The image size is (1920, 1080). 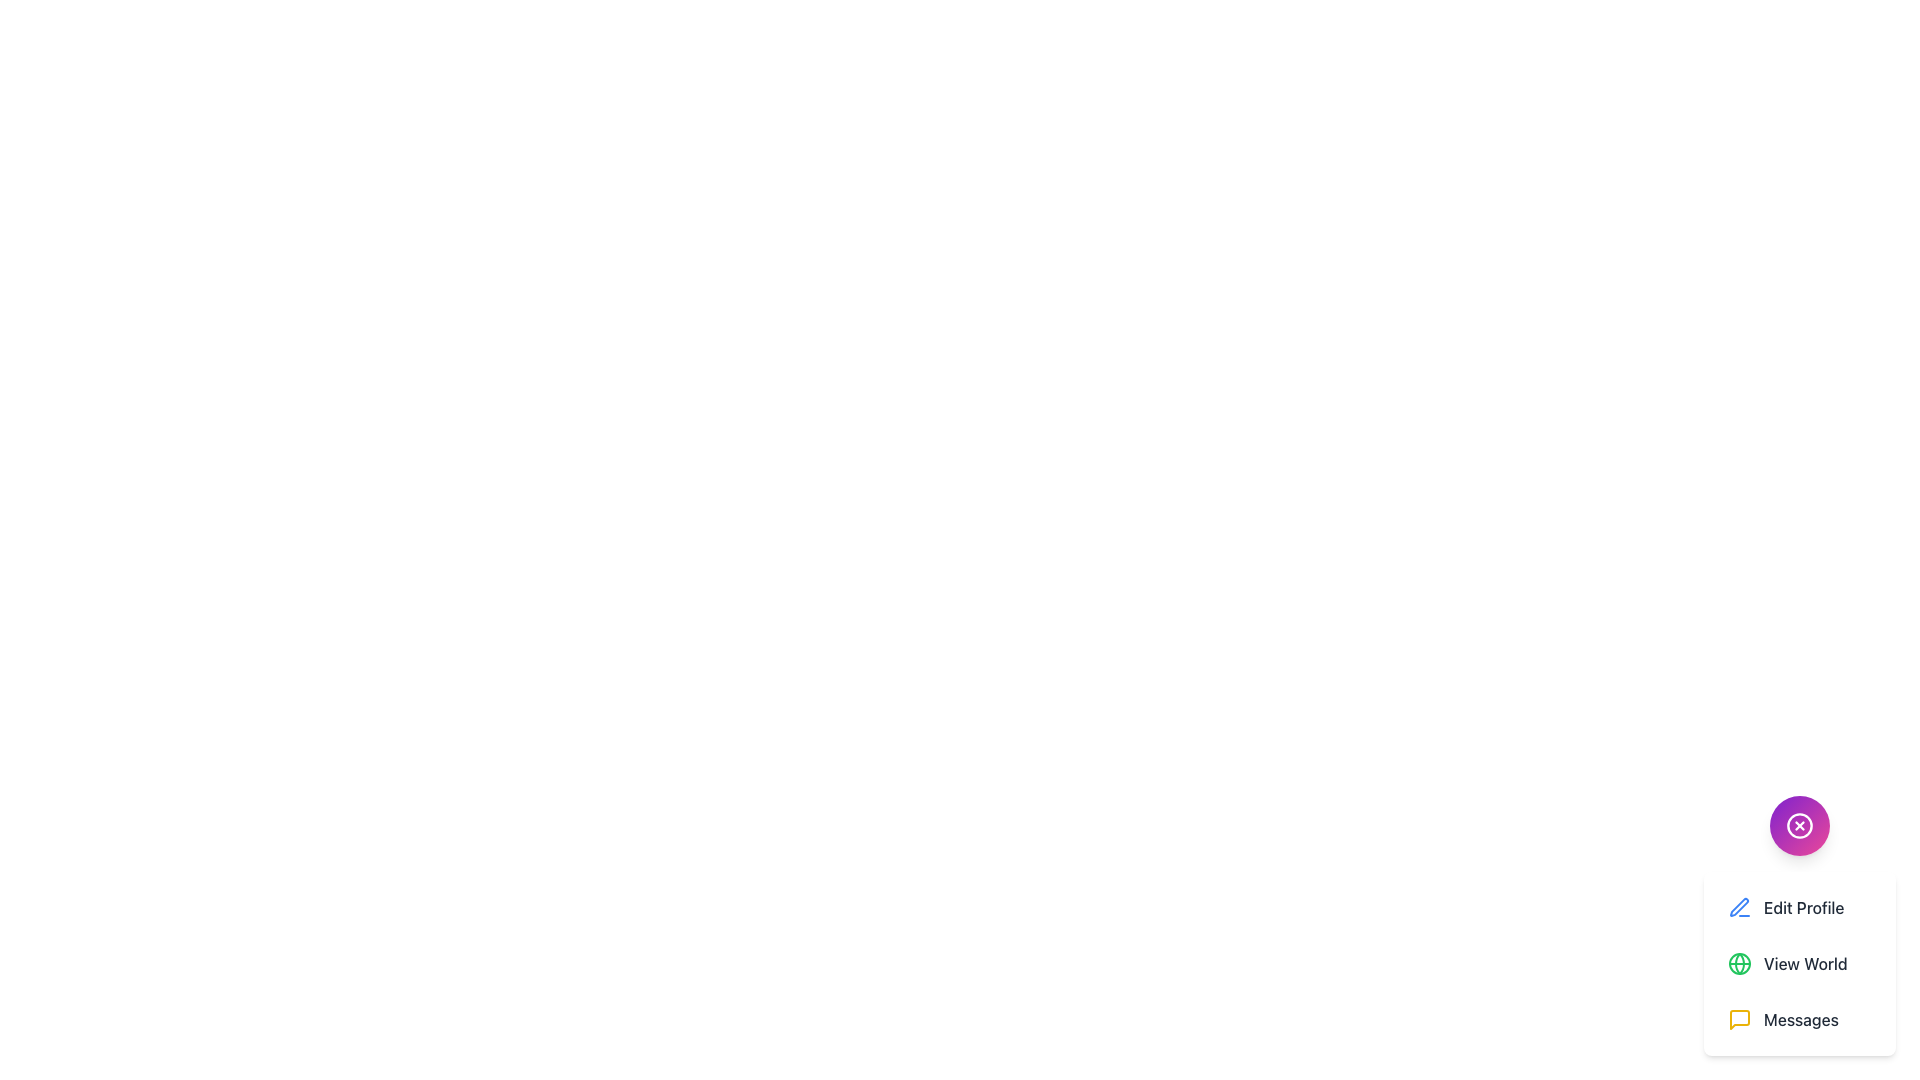 What do you see at coordinates (1800, 1019) in the screenshot?
I see `the 'Messages' button, which is a horizontally-aligned button with a message bubble icon and rounded corners, located at the bottom of a vertical list of buttons` at bounding box center [1800, 1019].